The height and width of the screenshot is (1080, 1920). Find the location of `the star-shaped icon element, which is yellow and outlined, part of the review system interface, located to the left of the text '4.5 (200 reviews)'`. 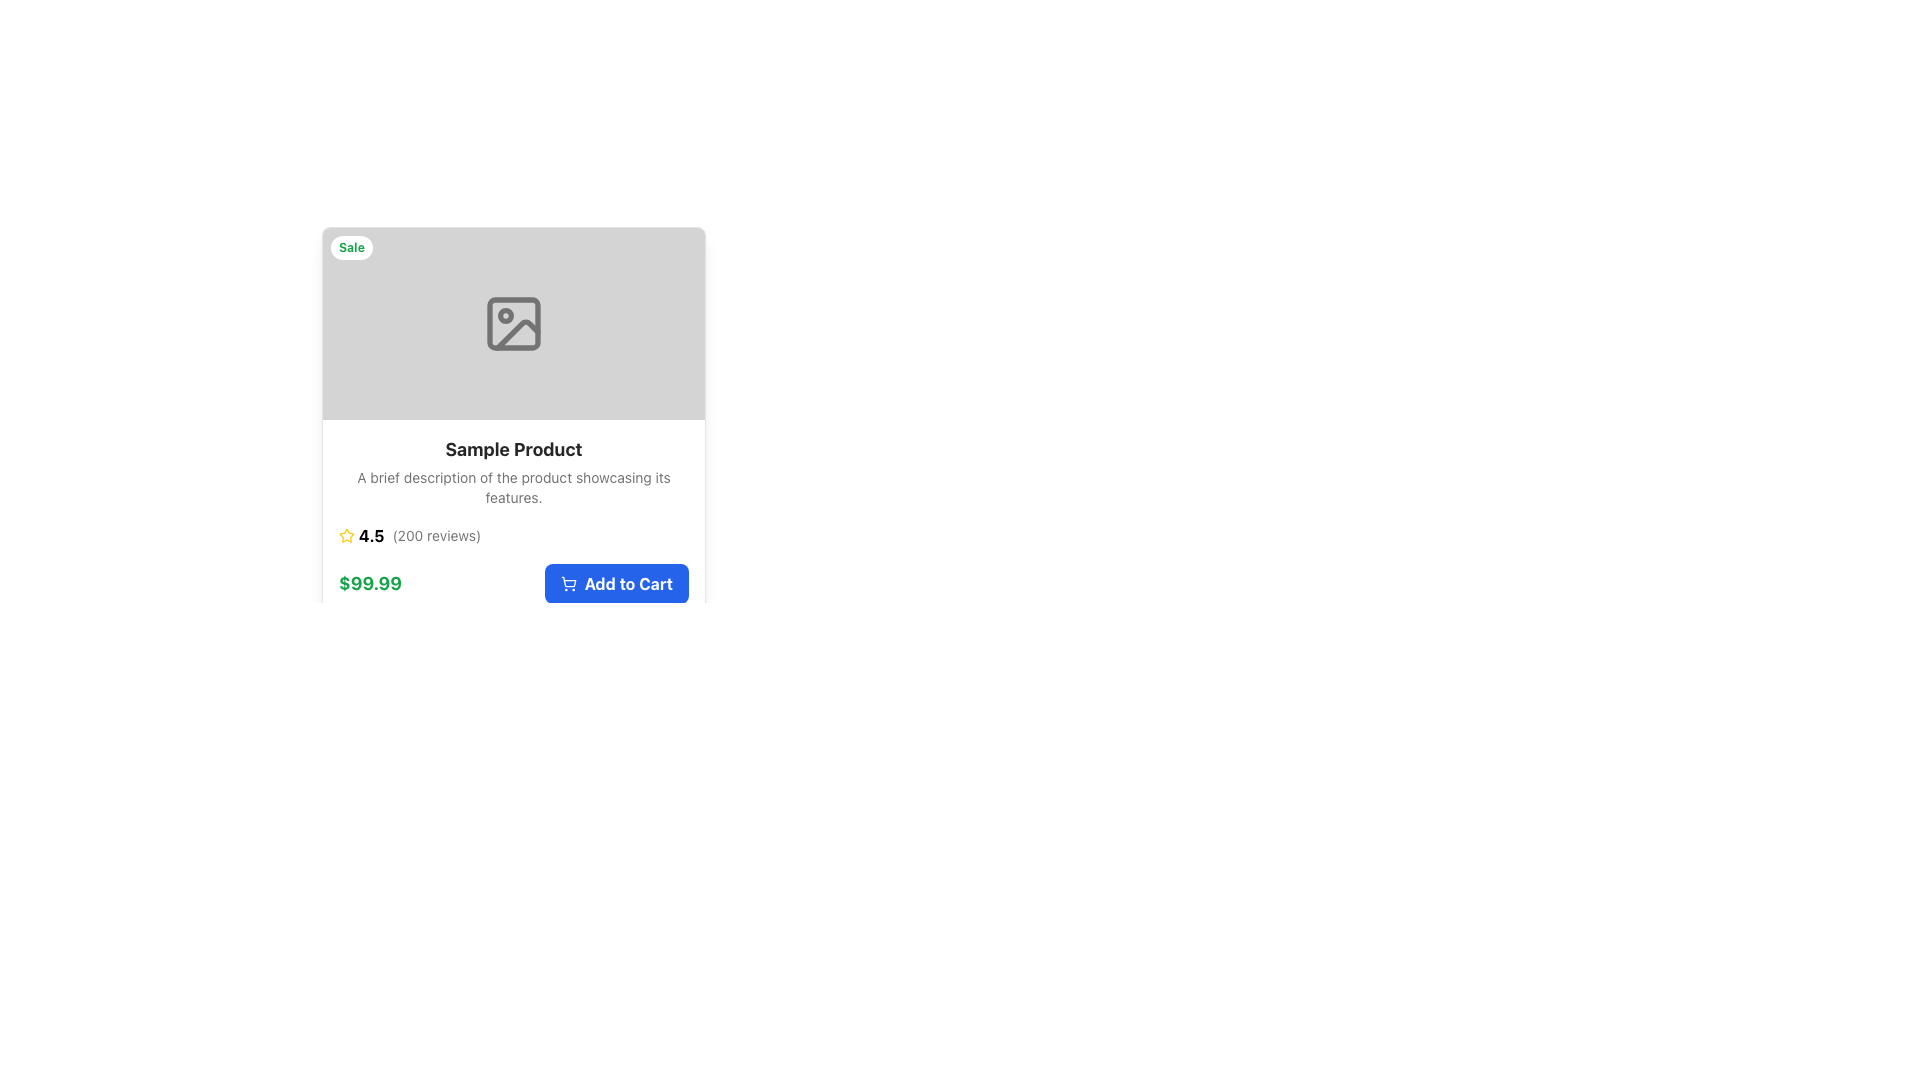

the star-shaped icon element, which is yellow and outlined, part of the review system interface, located to the left of the text '4.5 (200 reviews)' is located at coordinates (346, 535).